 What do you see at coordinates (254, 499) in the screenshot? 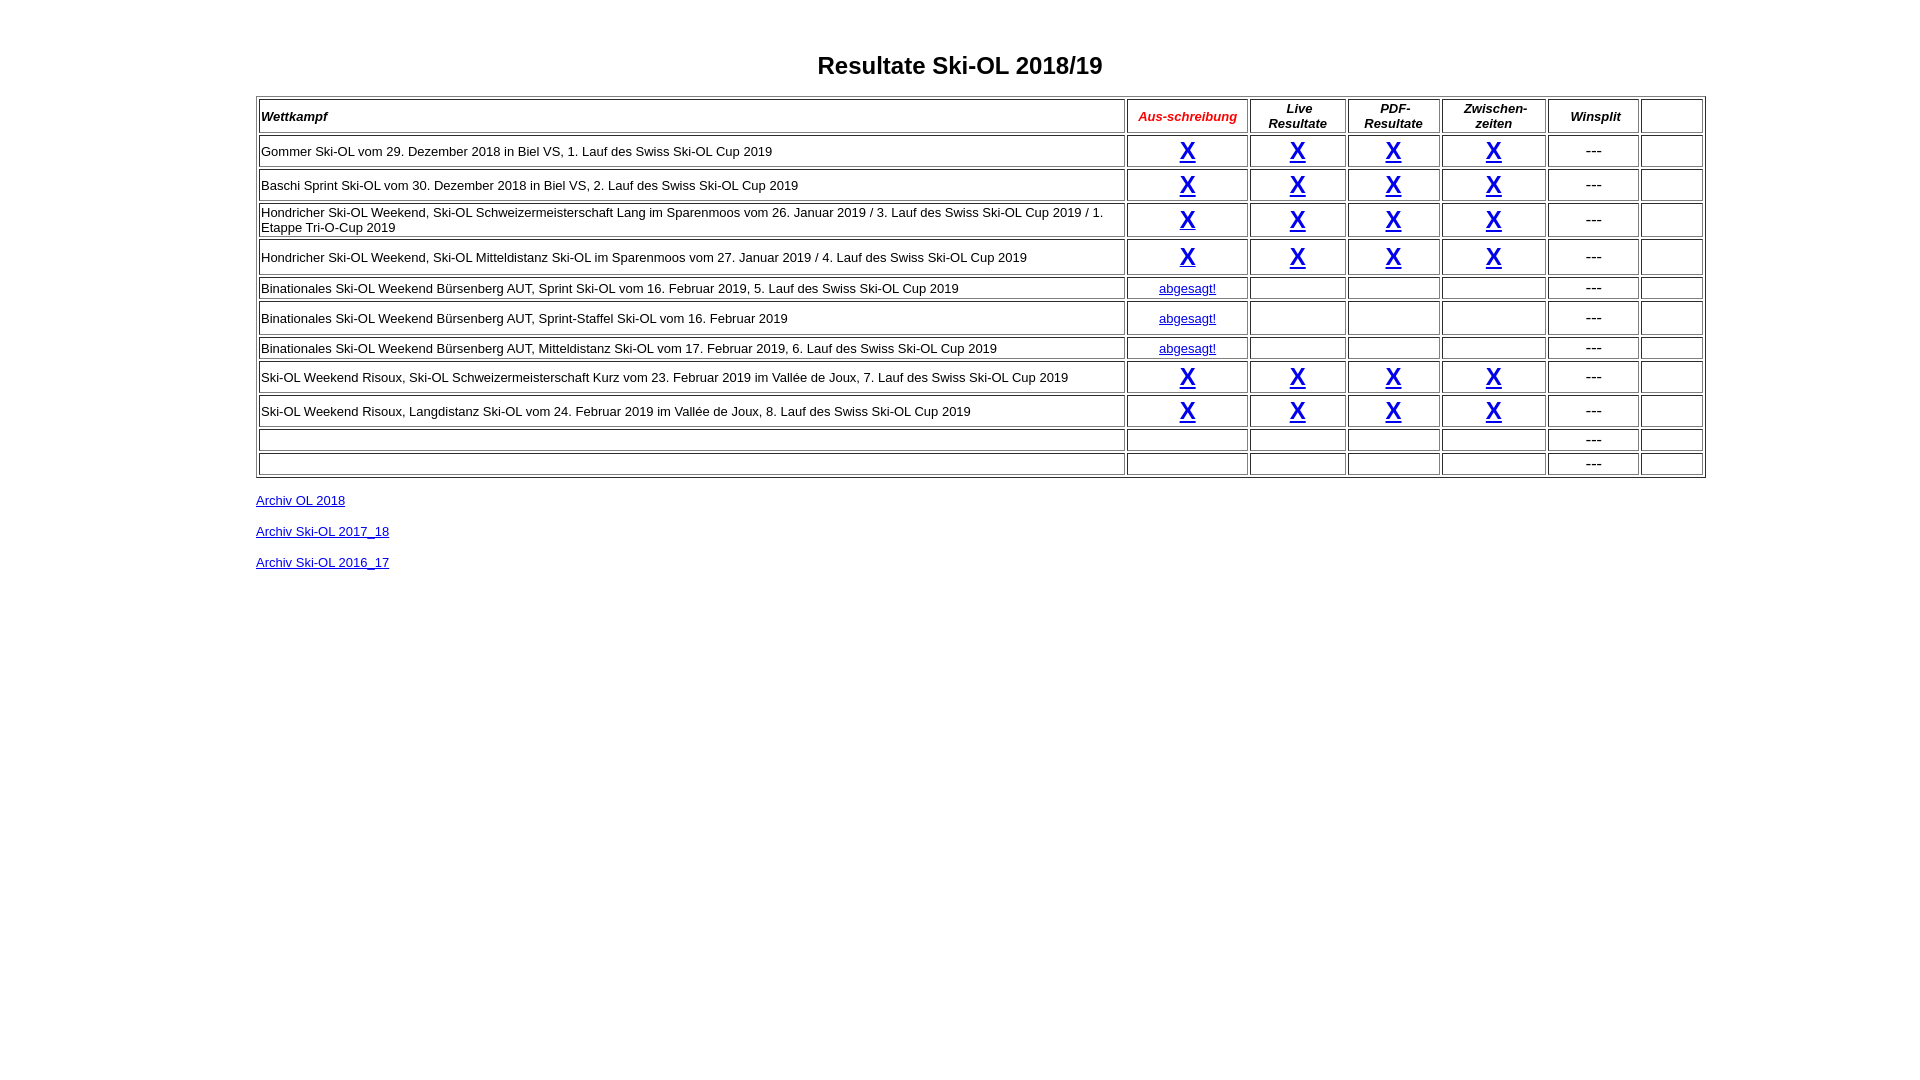
I see `'Archiv OL 2018'` at bounding box center [254, 499].